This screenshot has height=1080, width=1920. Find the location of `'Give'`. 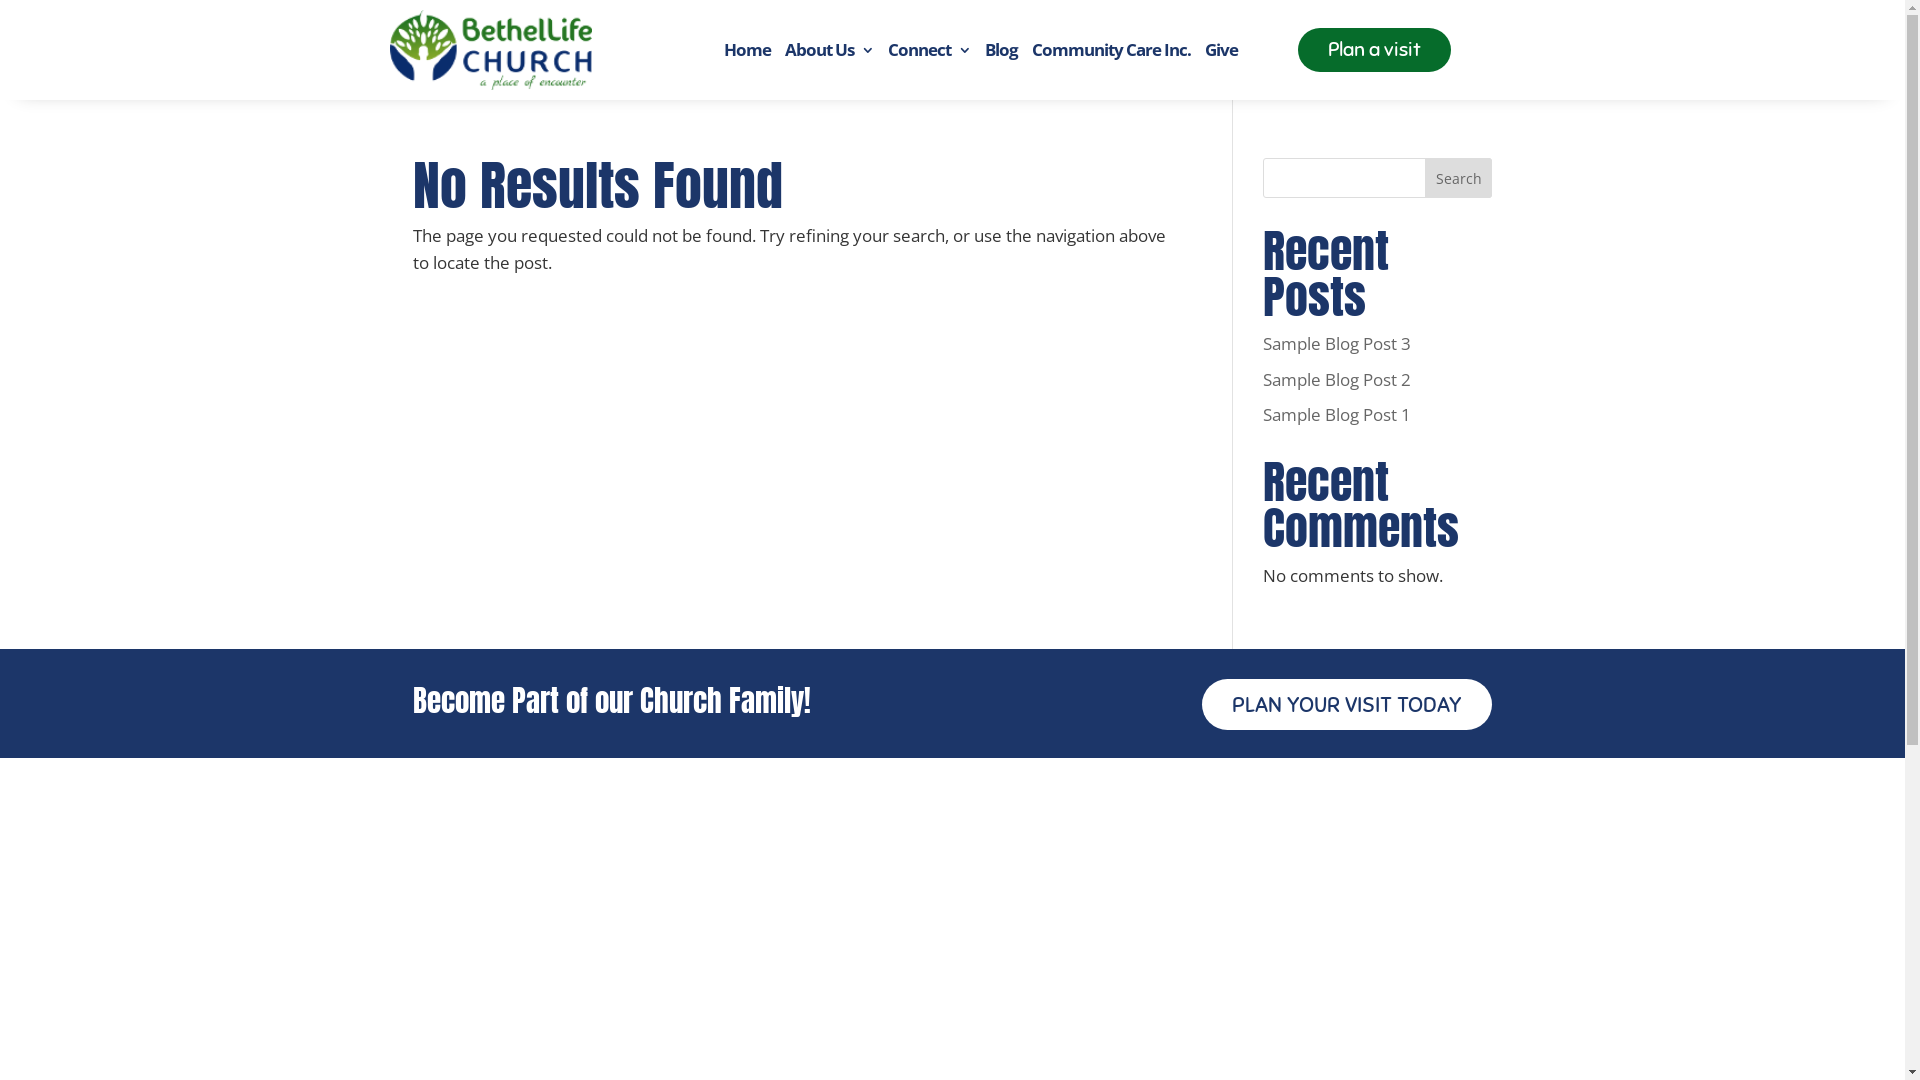

'Give' is located at coordinates (1220, 49).